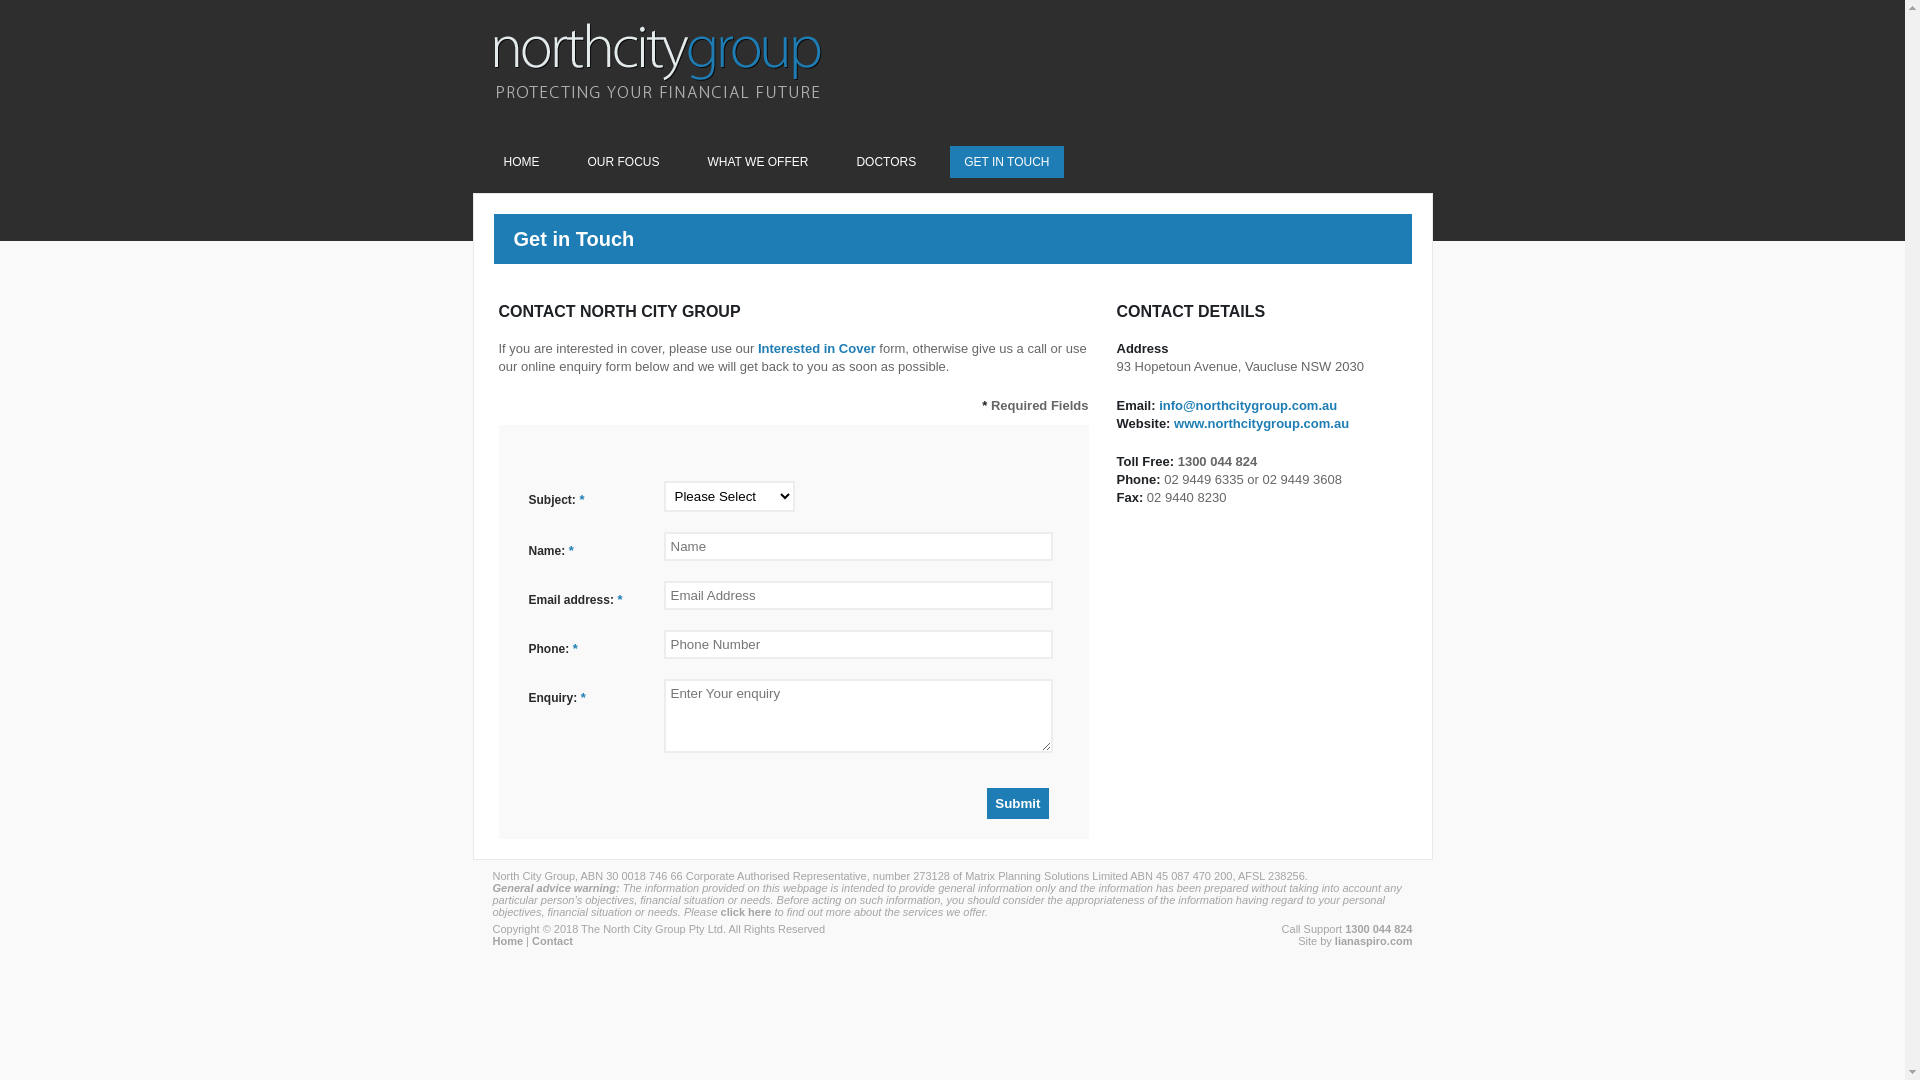  What do you see at coordinates (507, 941) in the screenshot?
I see `'Home'` at bounding box center [507, 941].